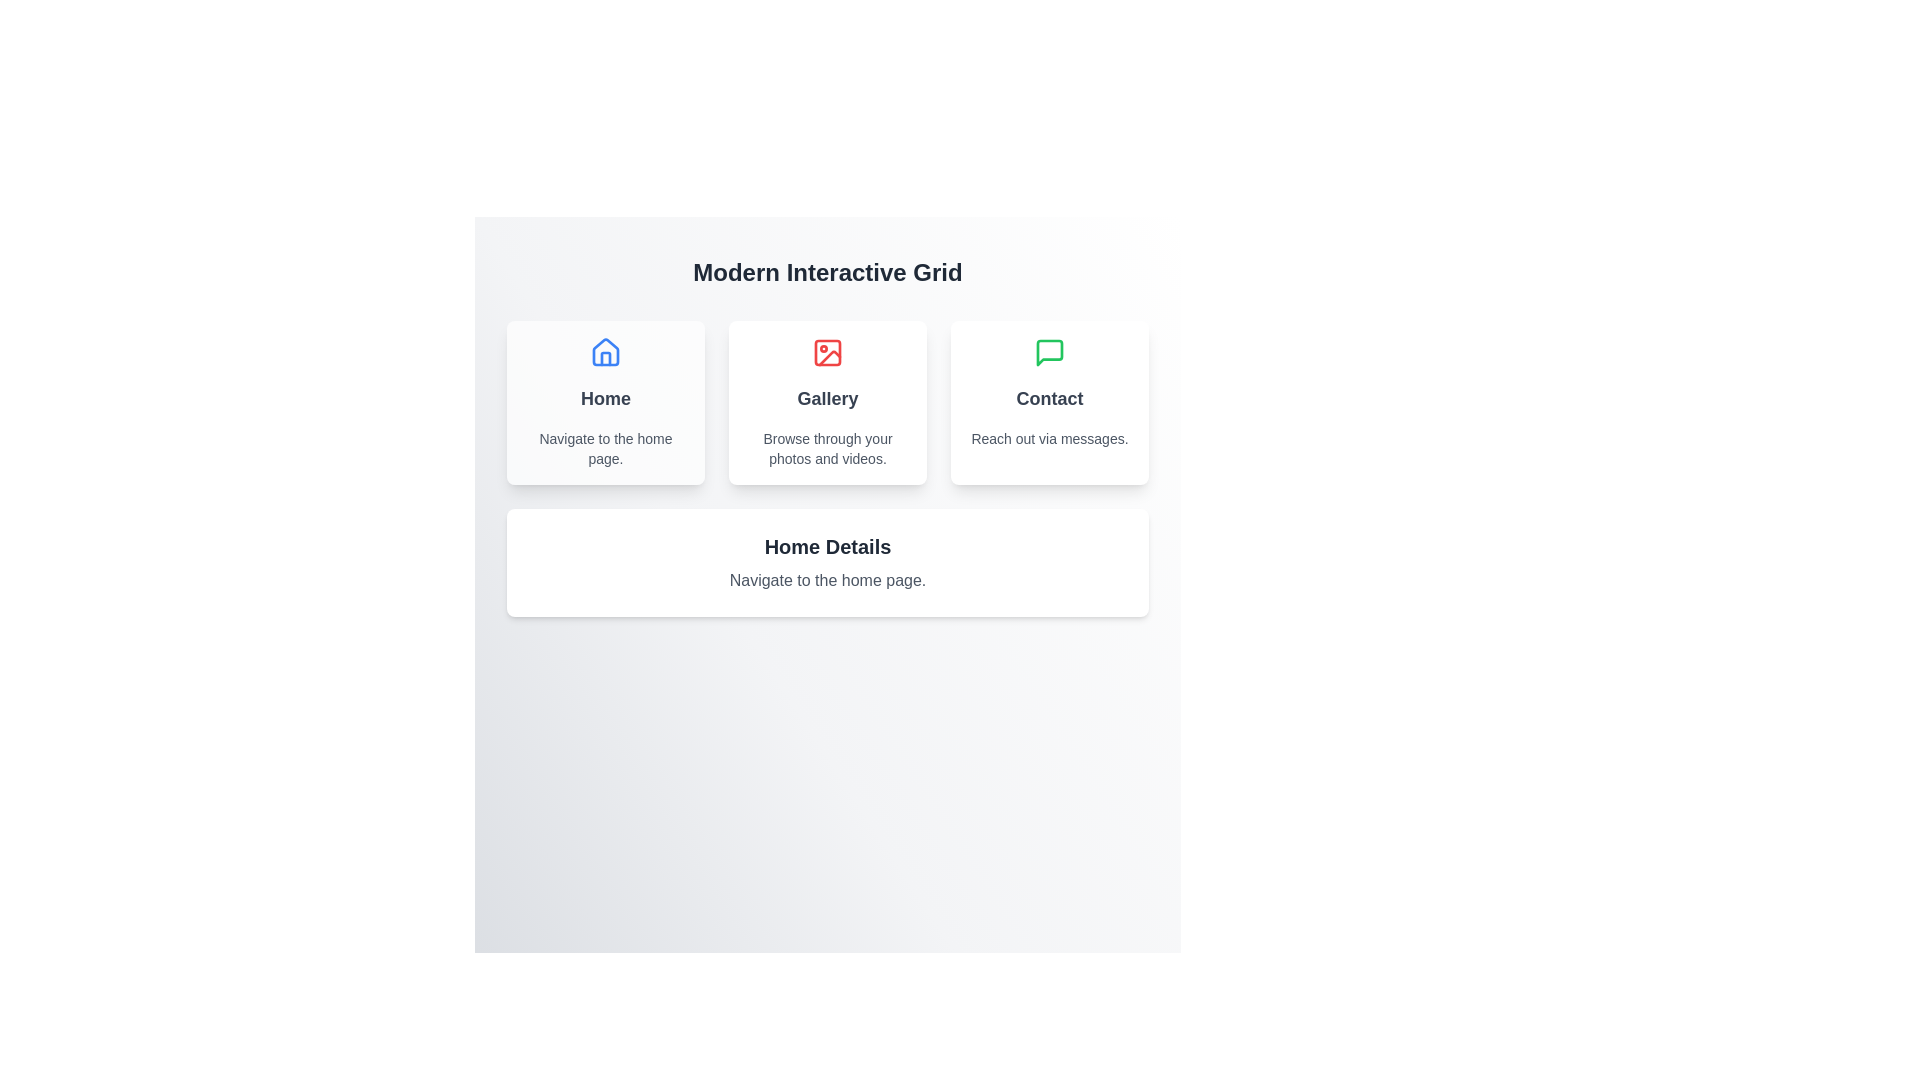 The height and width of the screenshot is (1080, 1920). Describe the element at coordinates (1049, 398) in the screenshot. I see `the 'Contact' label element, which is a bold dark gray text component located centrally in the third card of the grid layout, positioned below a message square icon and above the text 'Reach out via messages'` at that location.